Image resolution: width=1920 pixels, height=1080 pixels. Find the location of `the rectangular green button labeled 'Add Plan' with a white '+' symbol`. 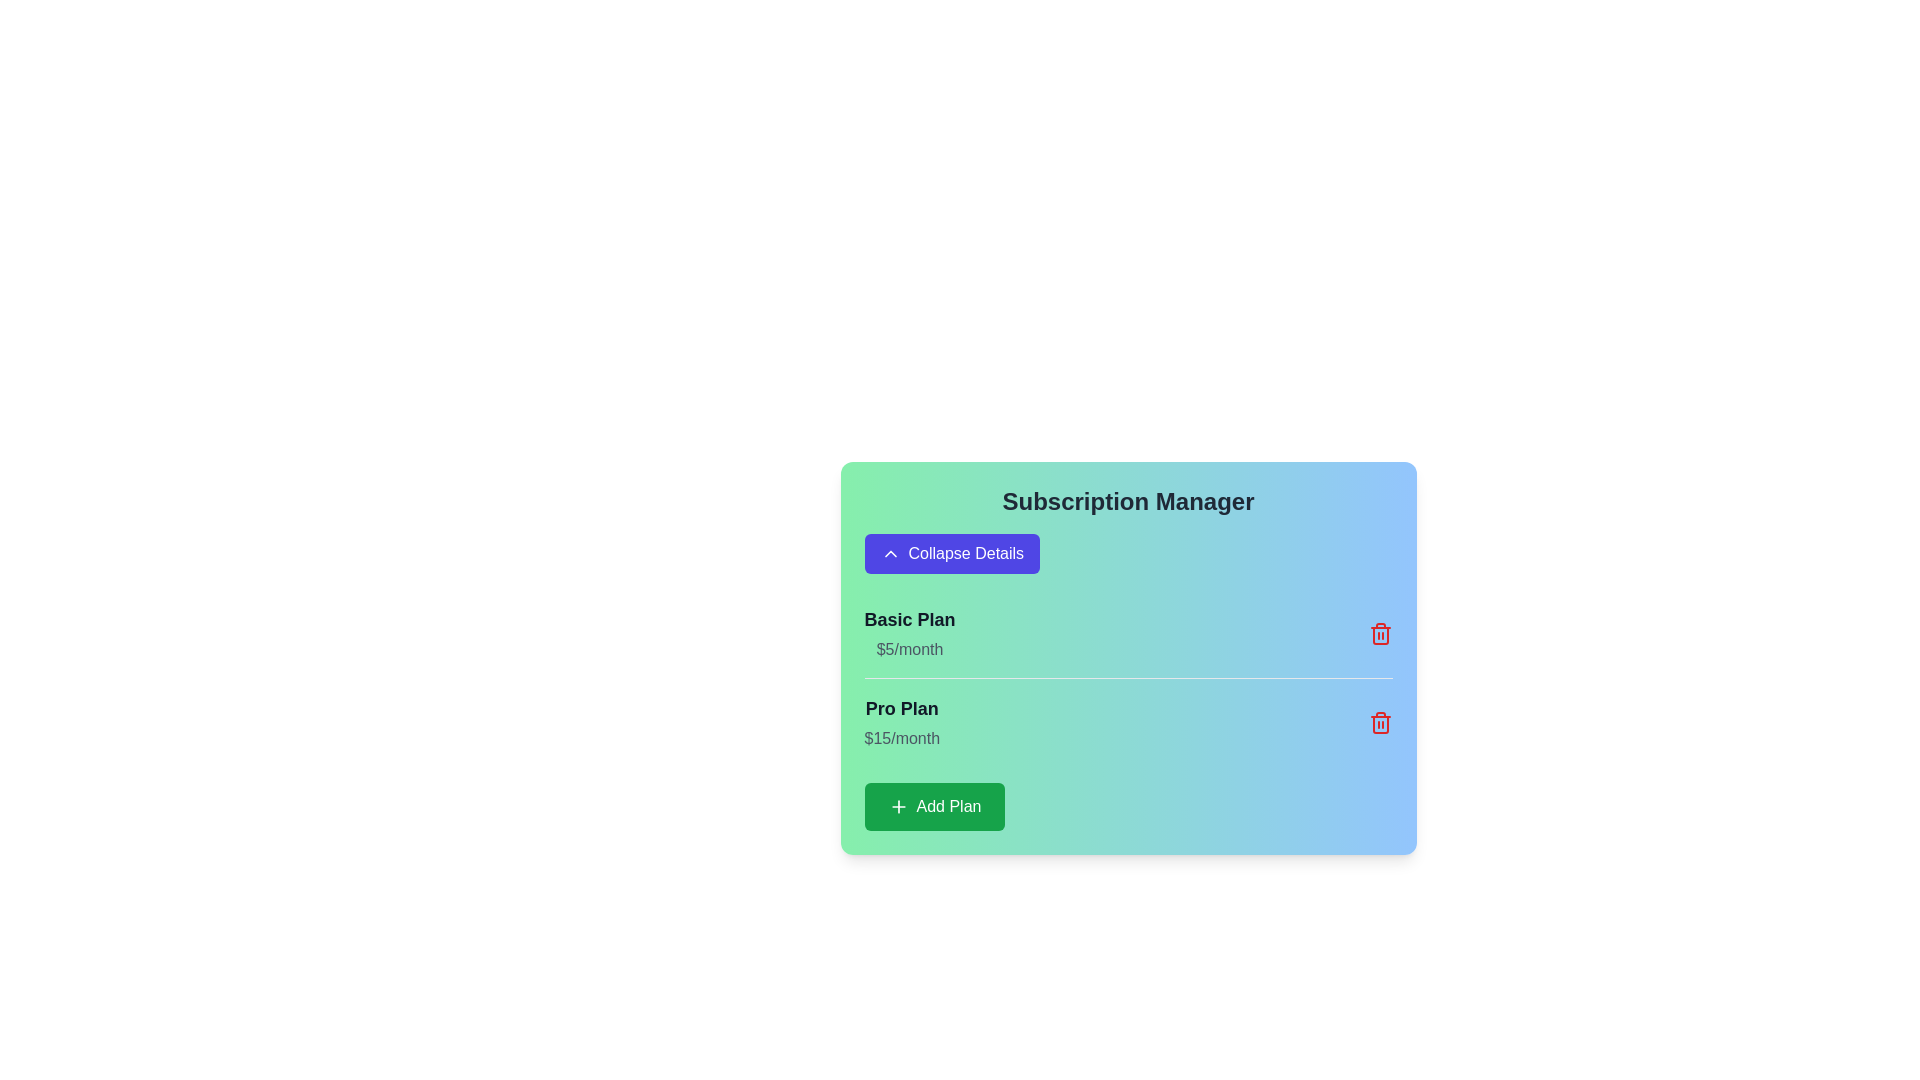

the rectangular green button labeled 'Add Plan' with a white '+' symbol is located at coordinates (934, 805).